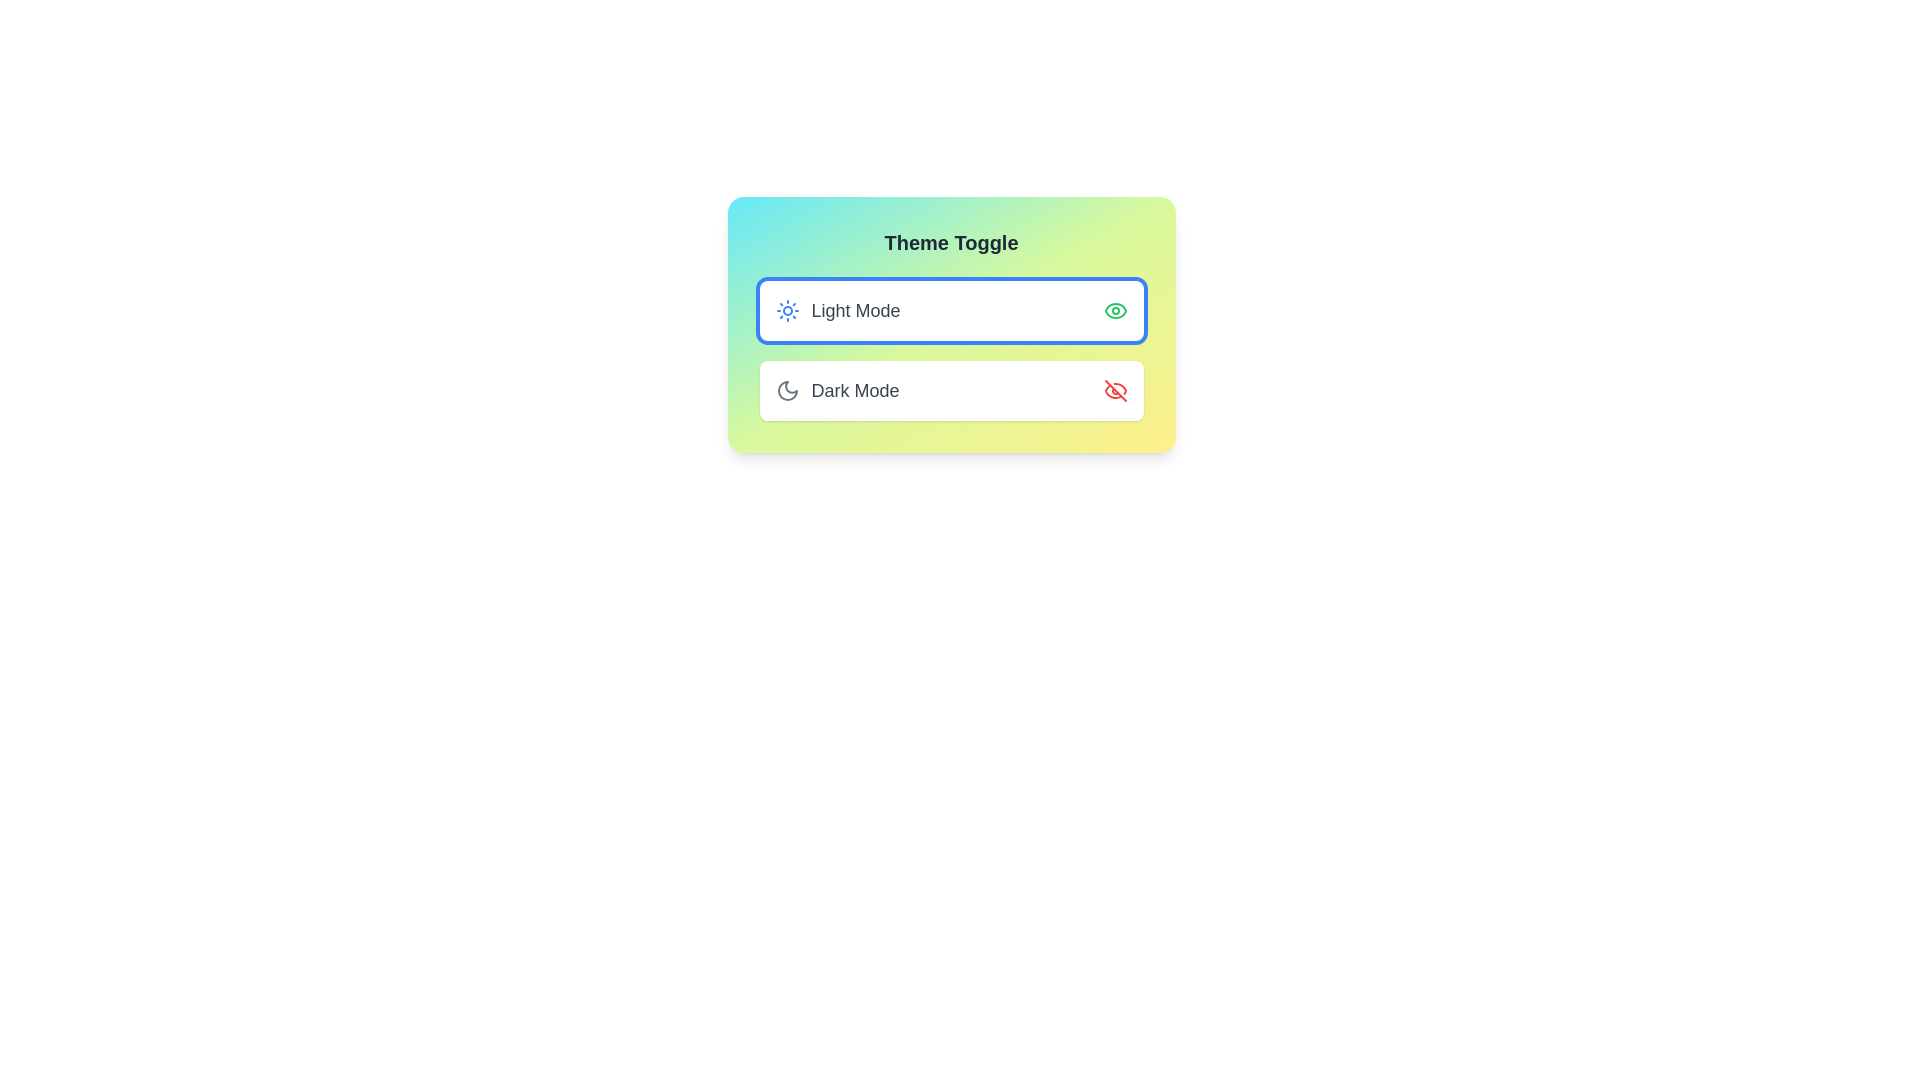 This screenshot has height=1080, width=1920. What do you see at coordinates (950, 390) in the screenshot?
I see `the theme Dark Mode to observe the visual feedback` at bounding box center [950, 390].